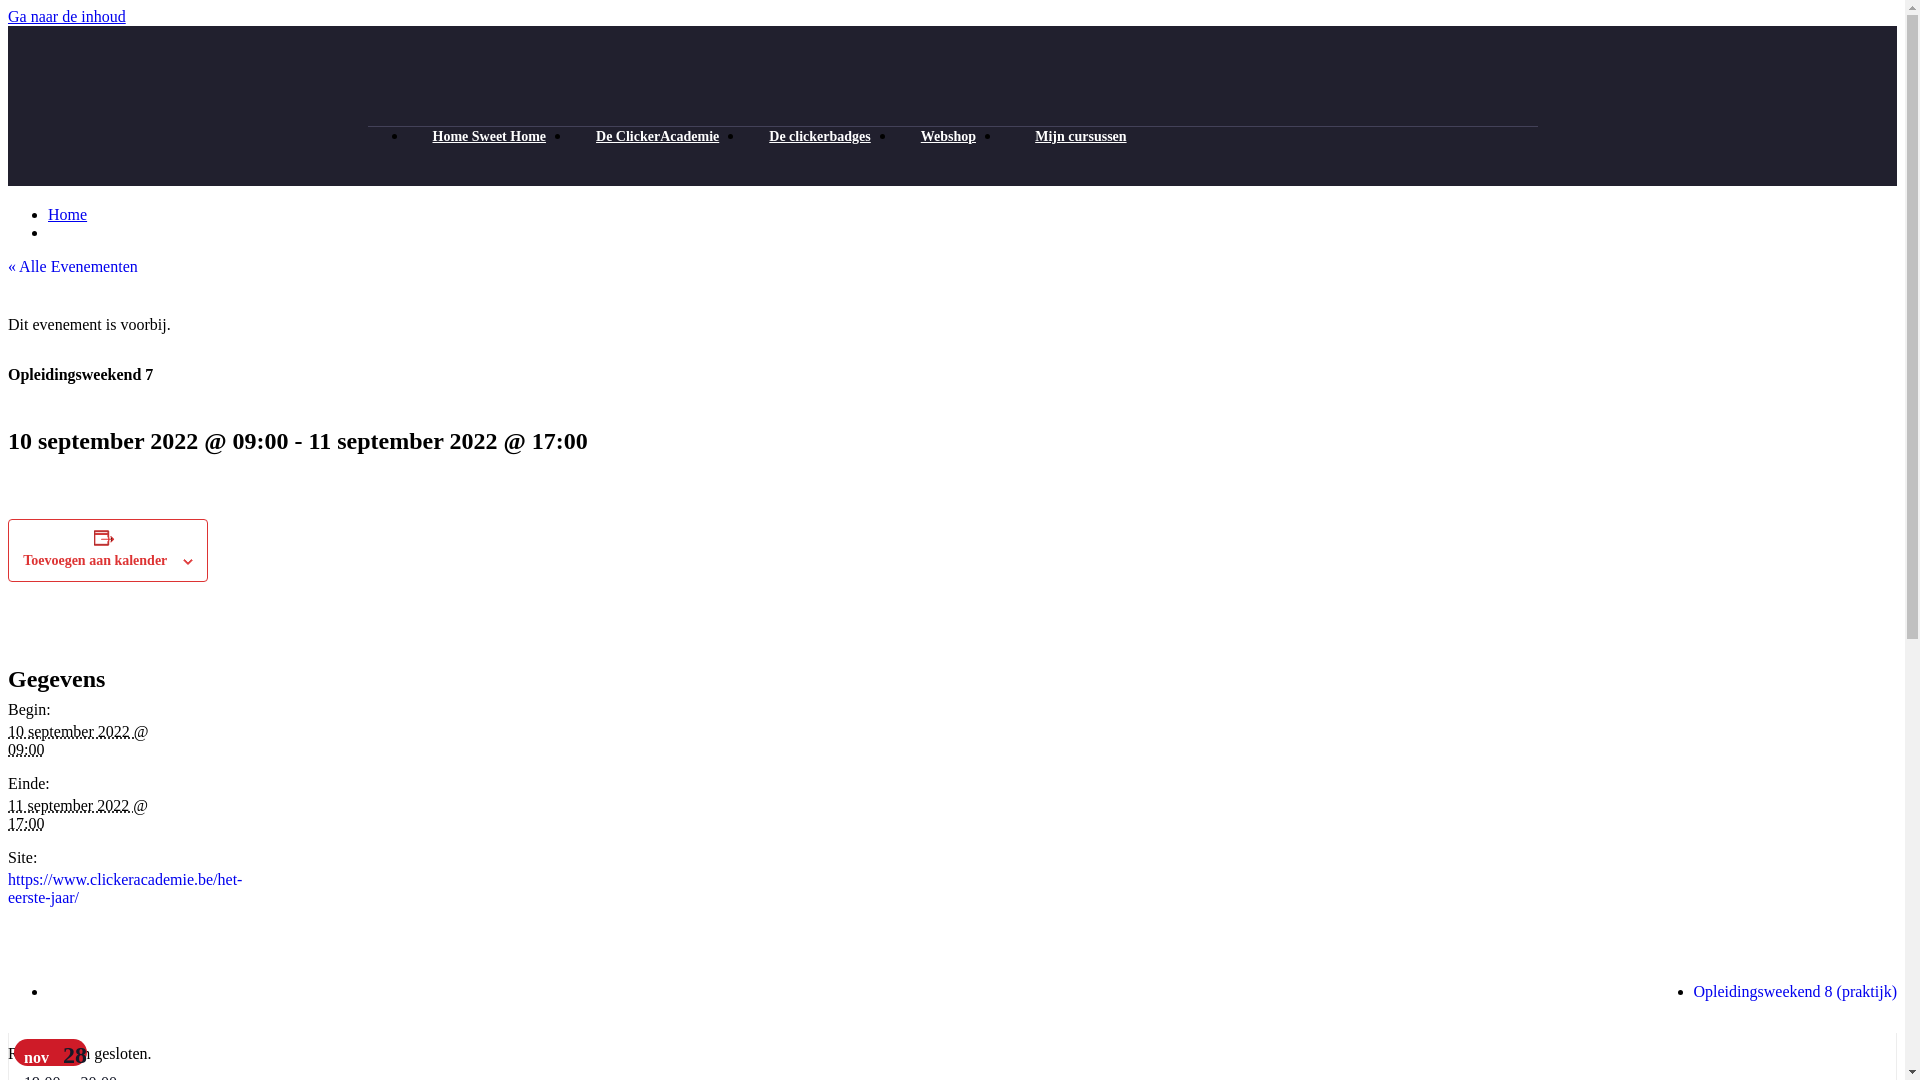 This screenshot has width=1920, height=1080. I want to click on 'Opleidingsweekend 8 (praktijk)', so click(1795, 991).